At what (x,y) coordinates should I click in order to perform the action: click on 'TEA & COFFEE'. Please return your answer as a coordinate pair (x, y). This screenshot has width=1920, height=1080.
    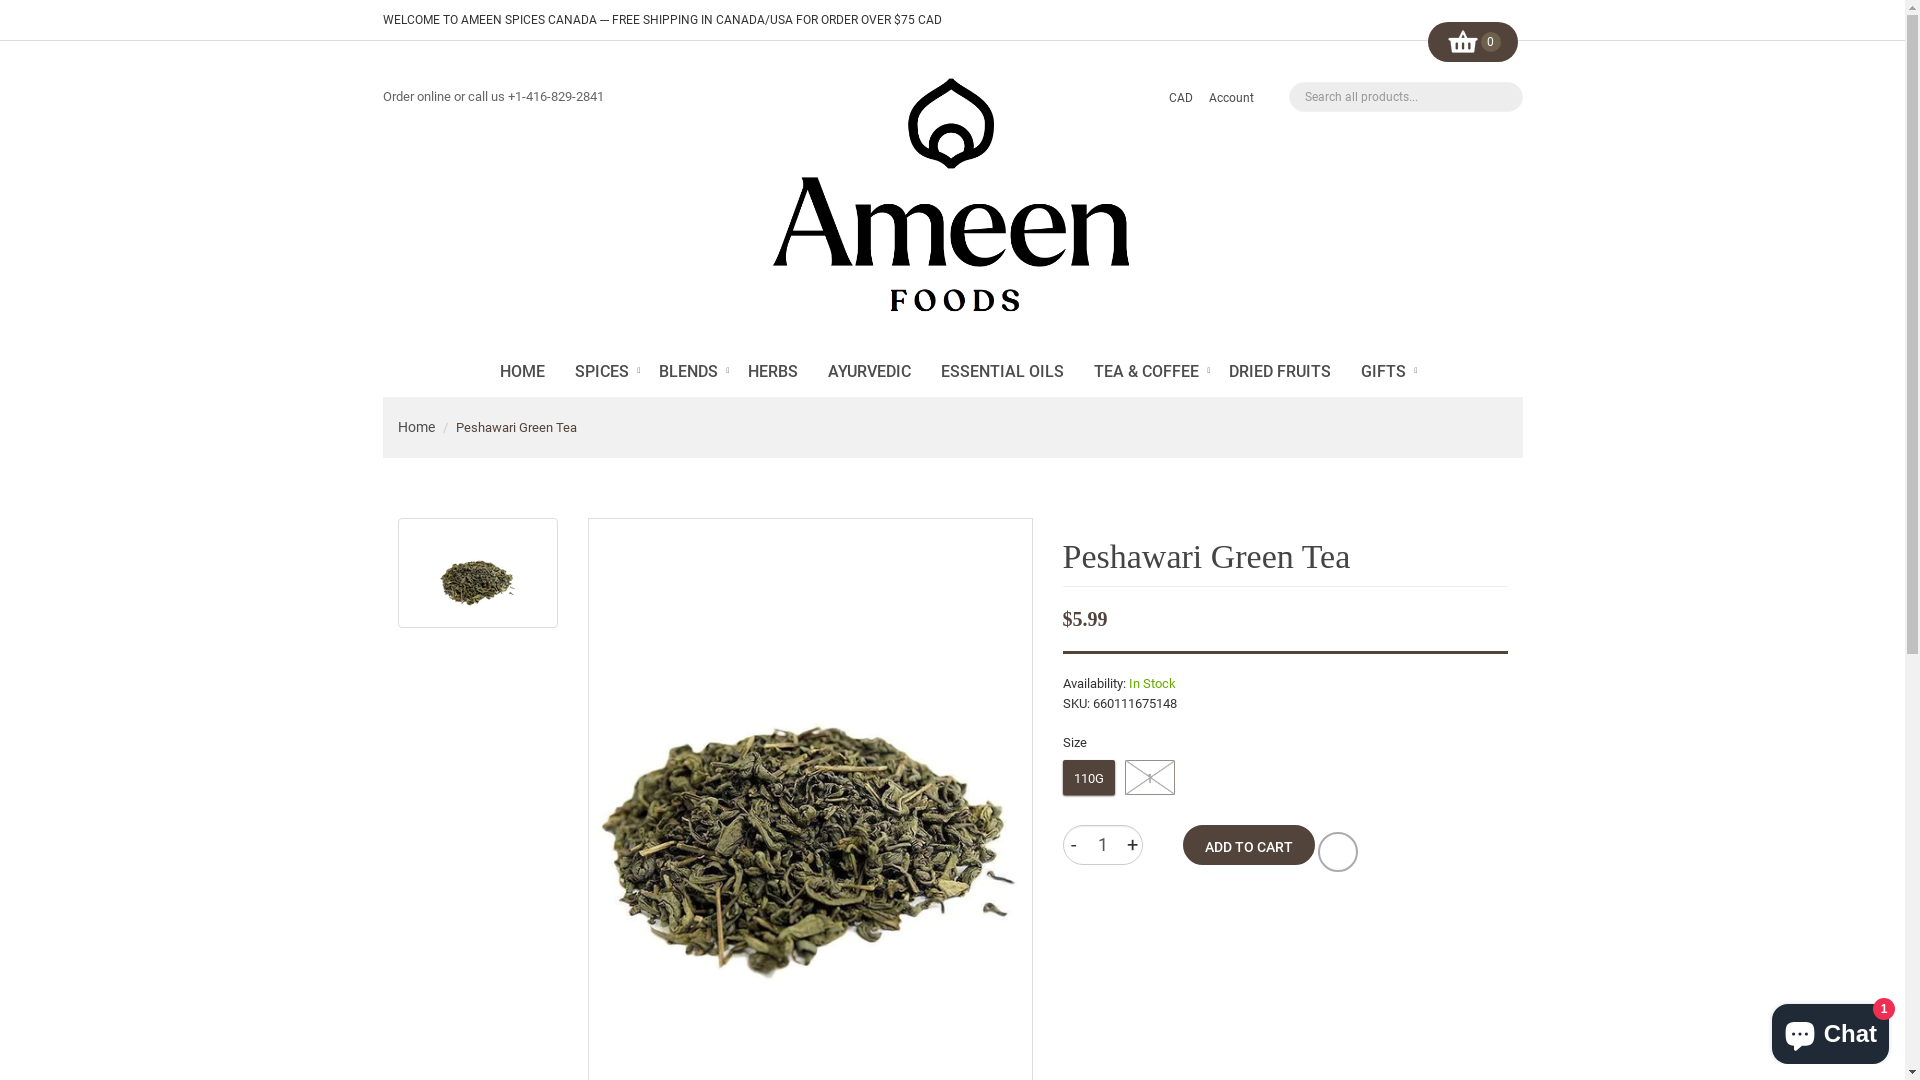
    Looking at the image, I should click on (1145, 371).